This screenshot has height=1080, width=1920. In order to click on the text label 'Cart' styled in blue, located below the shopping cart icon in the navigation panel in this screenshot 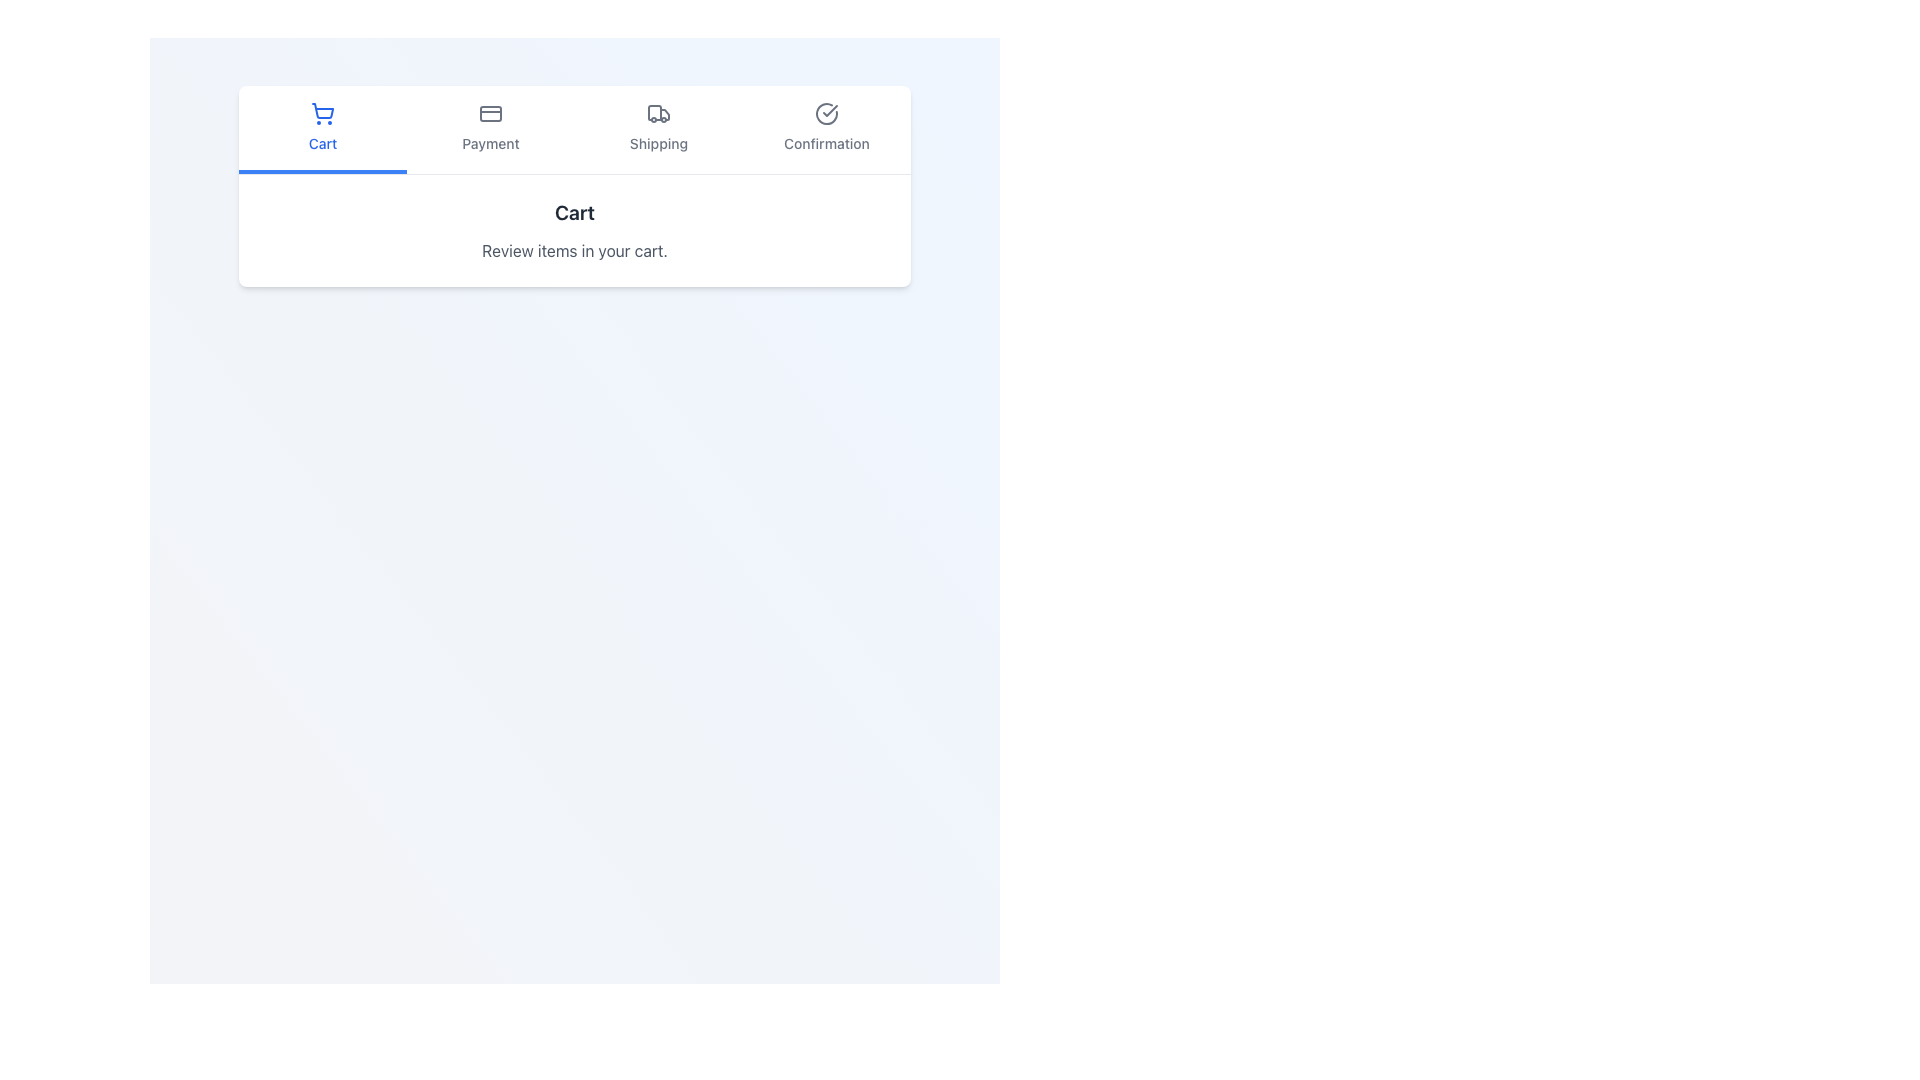, I will do `click(322, 142)`.